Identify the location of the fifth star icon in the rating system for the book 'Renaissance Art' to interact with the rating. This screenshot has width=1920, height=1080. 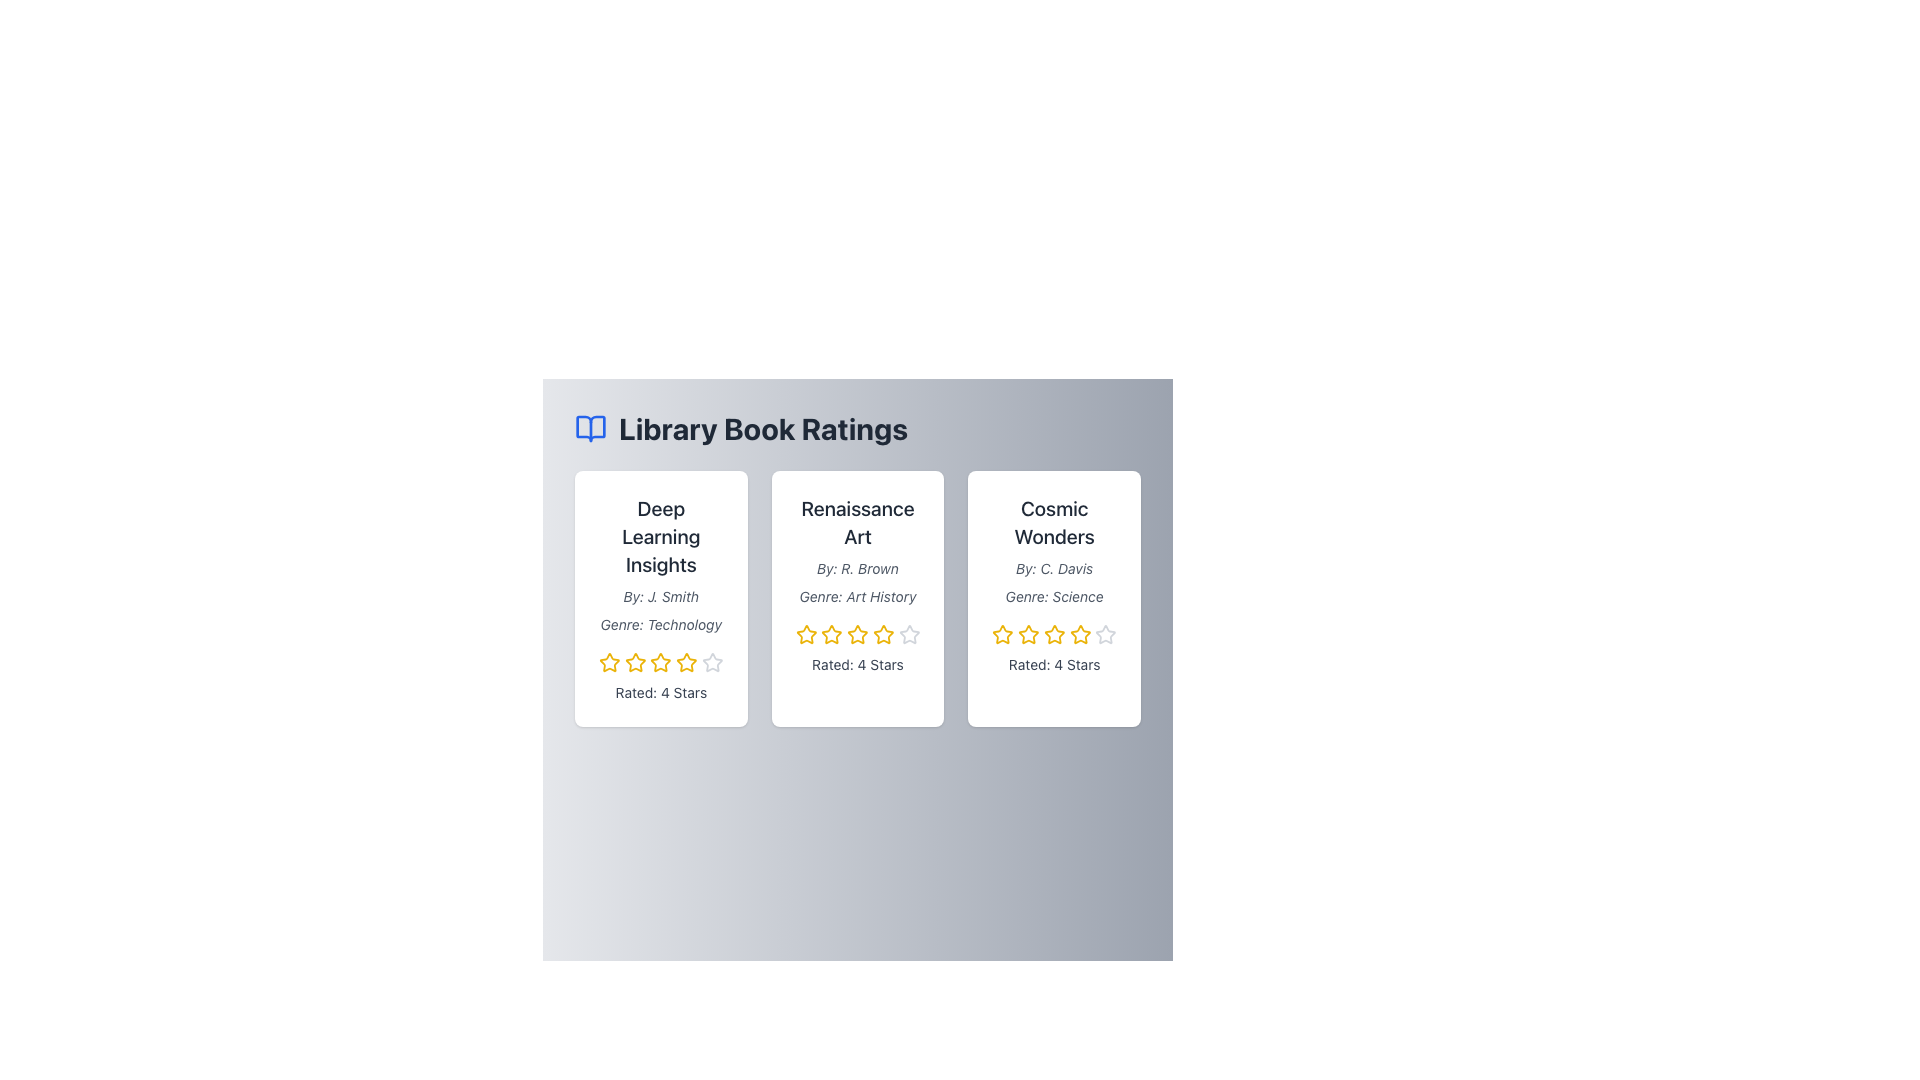
(908, 635).